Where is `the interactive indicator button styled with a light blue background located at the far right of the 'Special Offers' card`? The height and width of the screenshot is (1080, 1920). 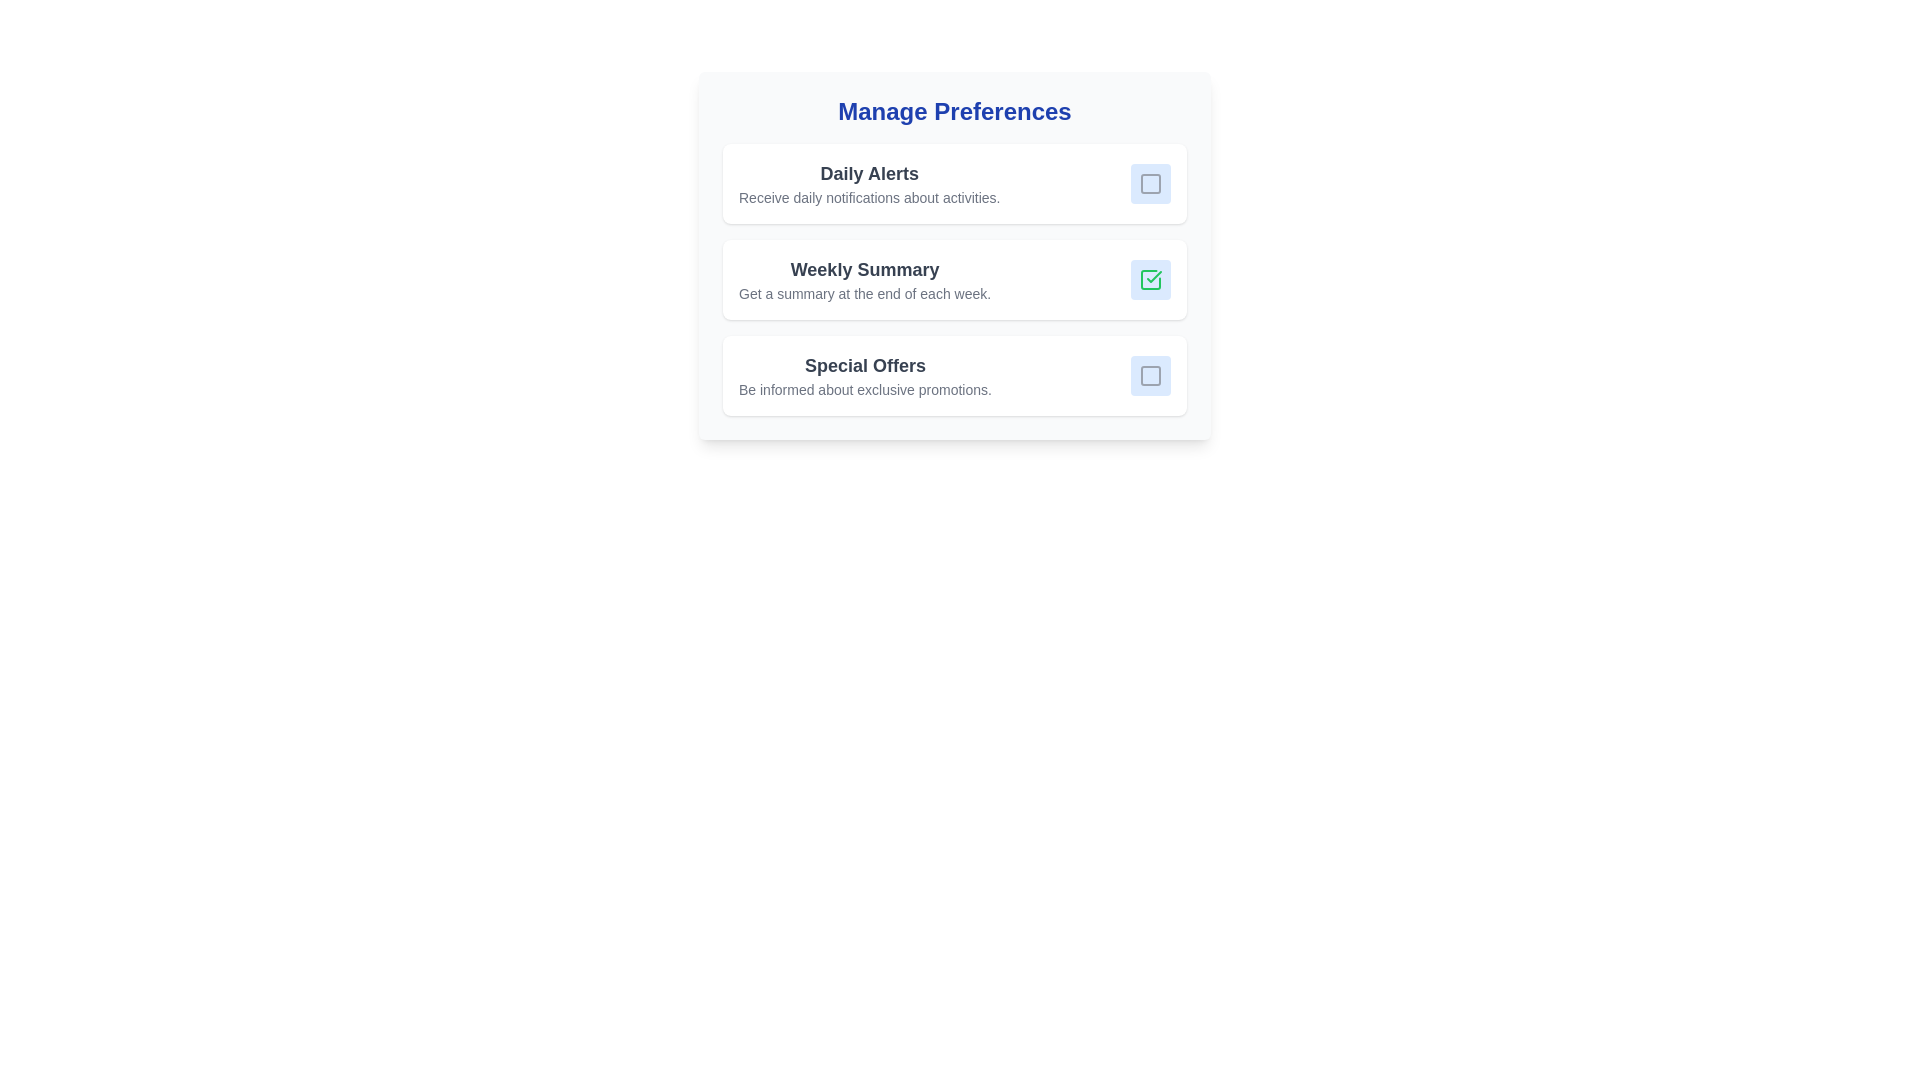 the interactive indicator button styled with a light blue background located at the far right of the 'Special Offers' card is located at coordinates (1151, 375).